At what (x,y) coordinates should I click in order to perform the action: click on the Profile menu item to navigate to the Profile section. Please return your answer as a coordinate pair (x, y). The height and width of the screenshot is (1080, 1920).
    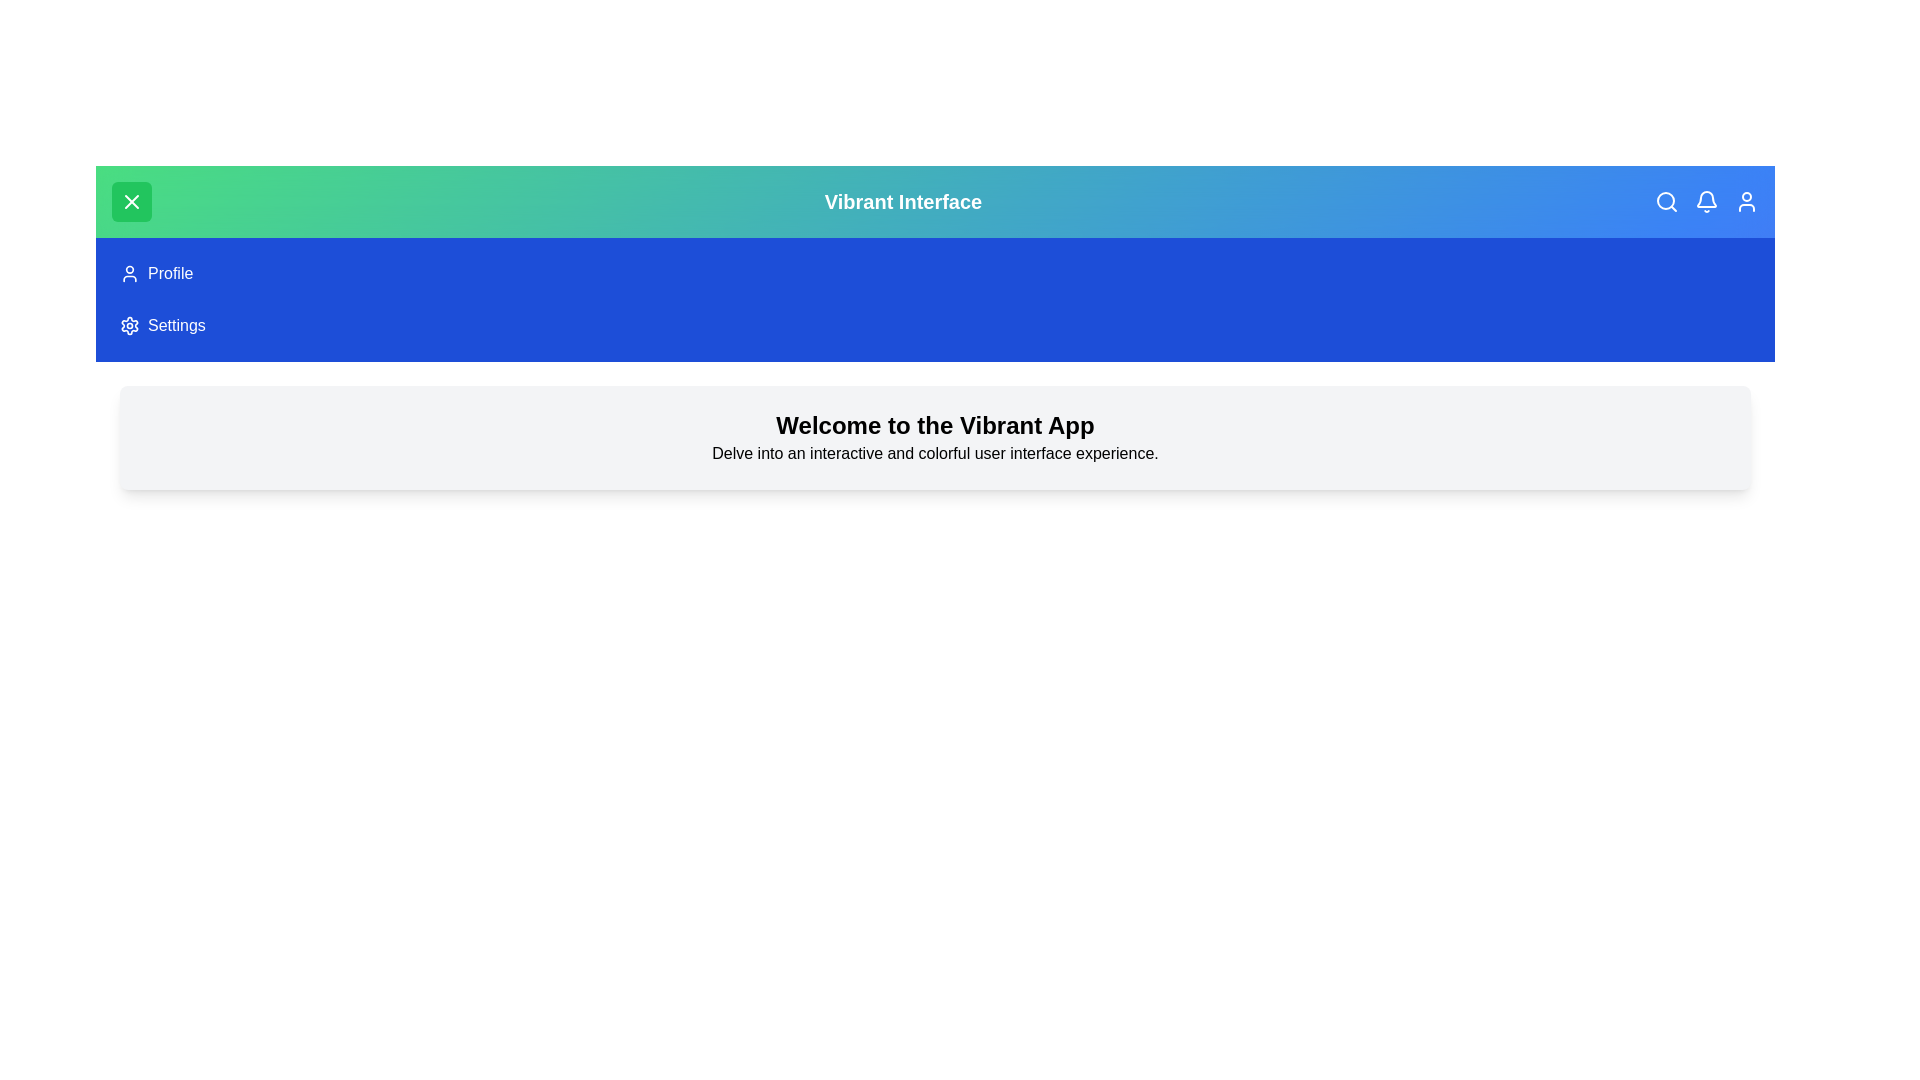
    Looking at the image, I should click on (128, 273).